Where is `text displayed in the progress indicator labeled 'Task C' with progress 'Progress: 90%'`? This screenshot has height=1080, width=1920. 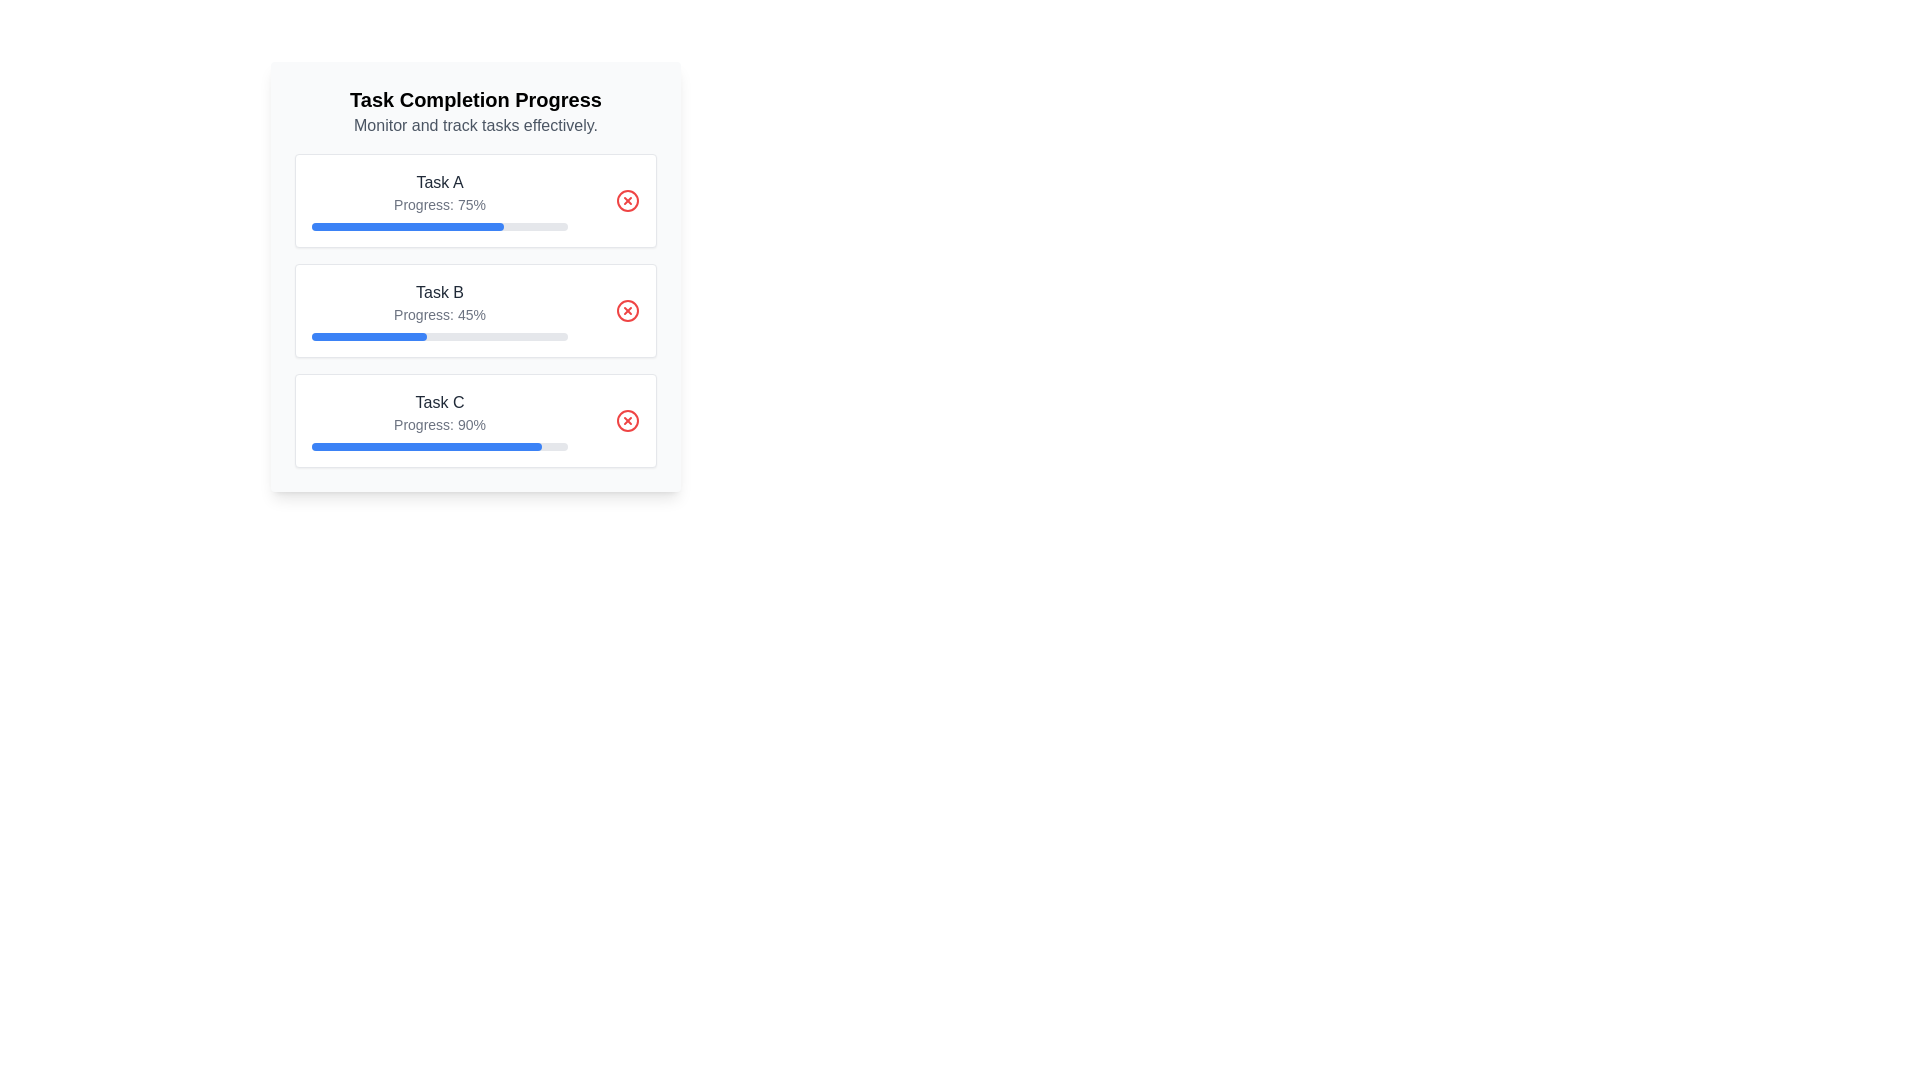 text displayed in the progress indicator labeled 'Task C' with progress 'Progress: 90%' is located at coordinates (439, 419).